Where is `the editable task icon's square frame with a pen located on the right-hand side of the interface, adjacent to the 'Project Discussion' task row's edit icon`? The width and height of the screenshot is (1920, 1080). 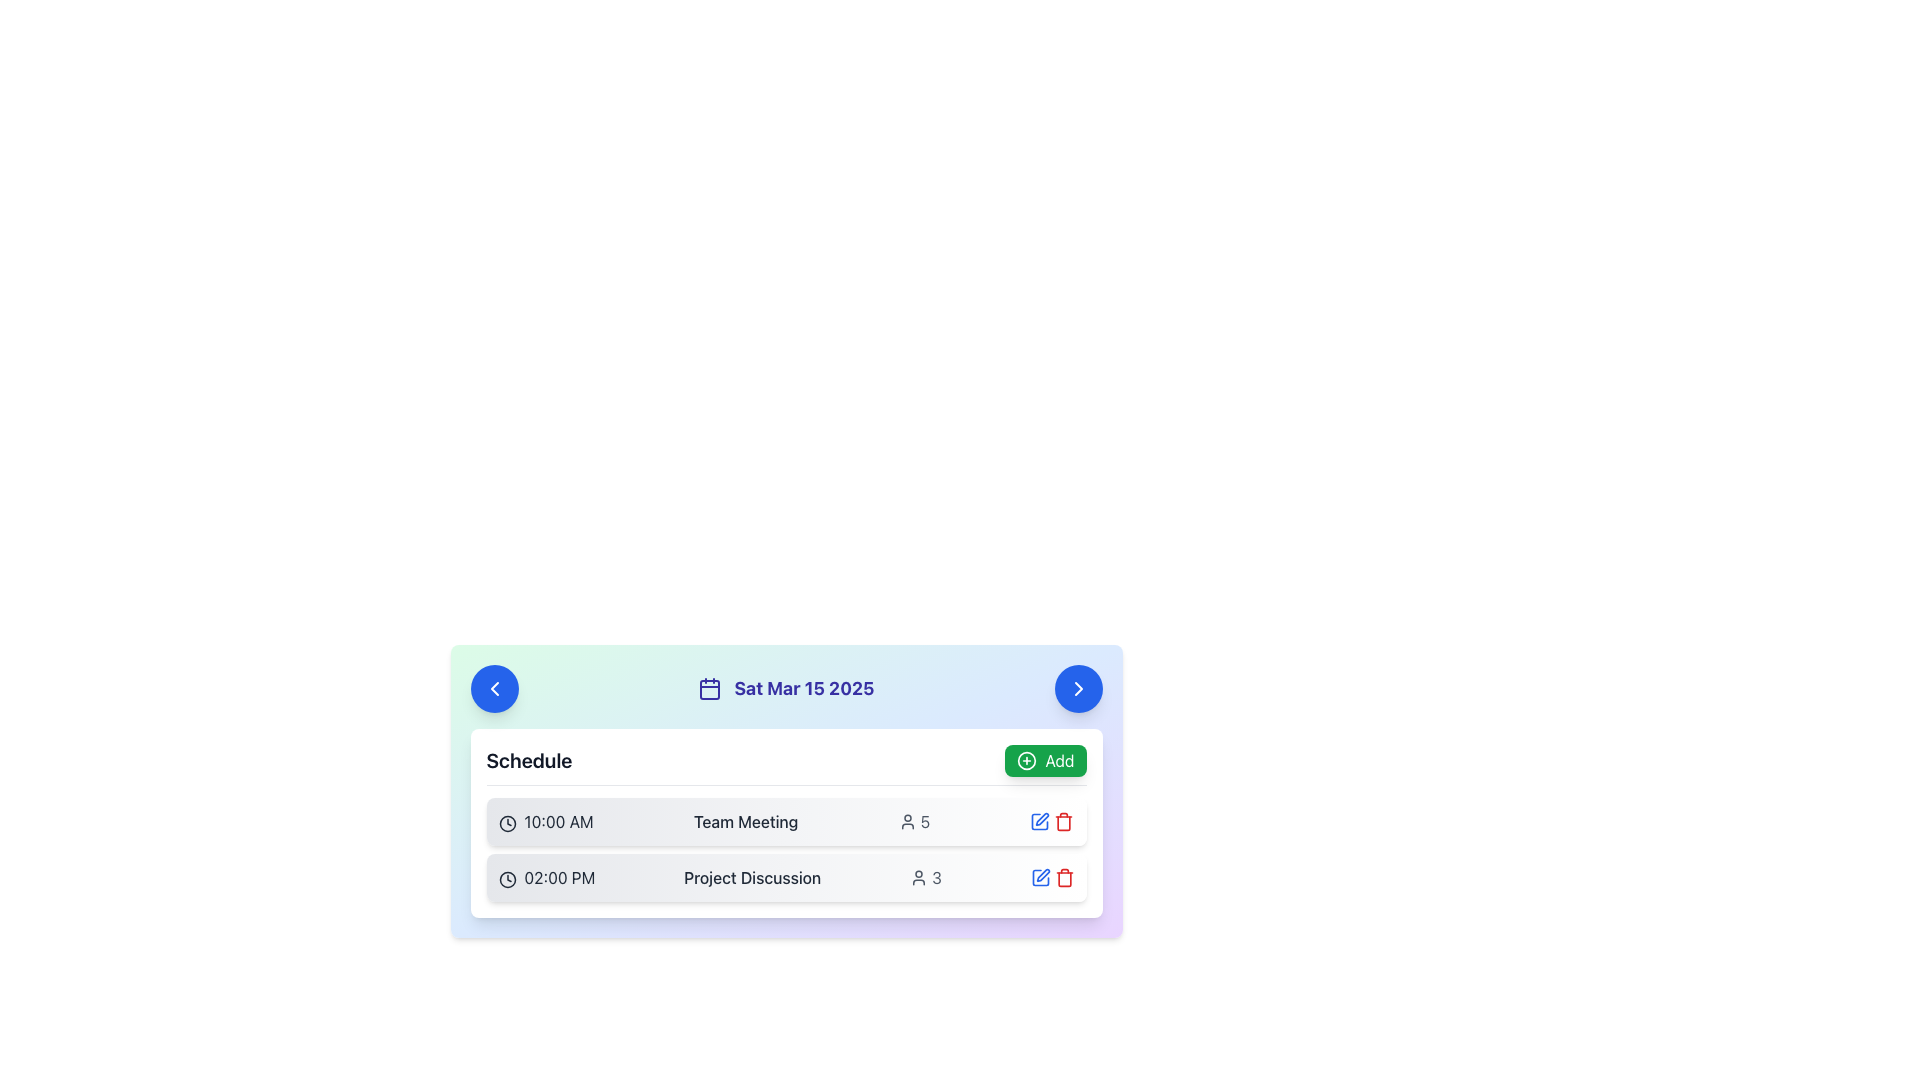 the editable task icon's square frame with a pen located on the right-hand side of the interface, adjacent to the 'Project Discussion' task row's edit icon is located at coordinates (1040, 821).